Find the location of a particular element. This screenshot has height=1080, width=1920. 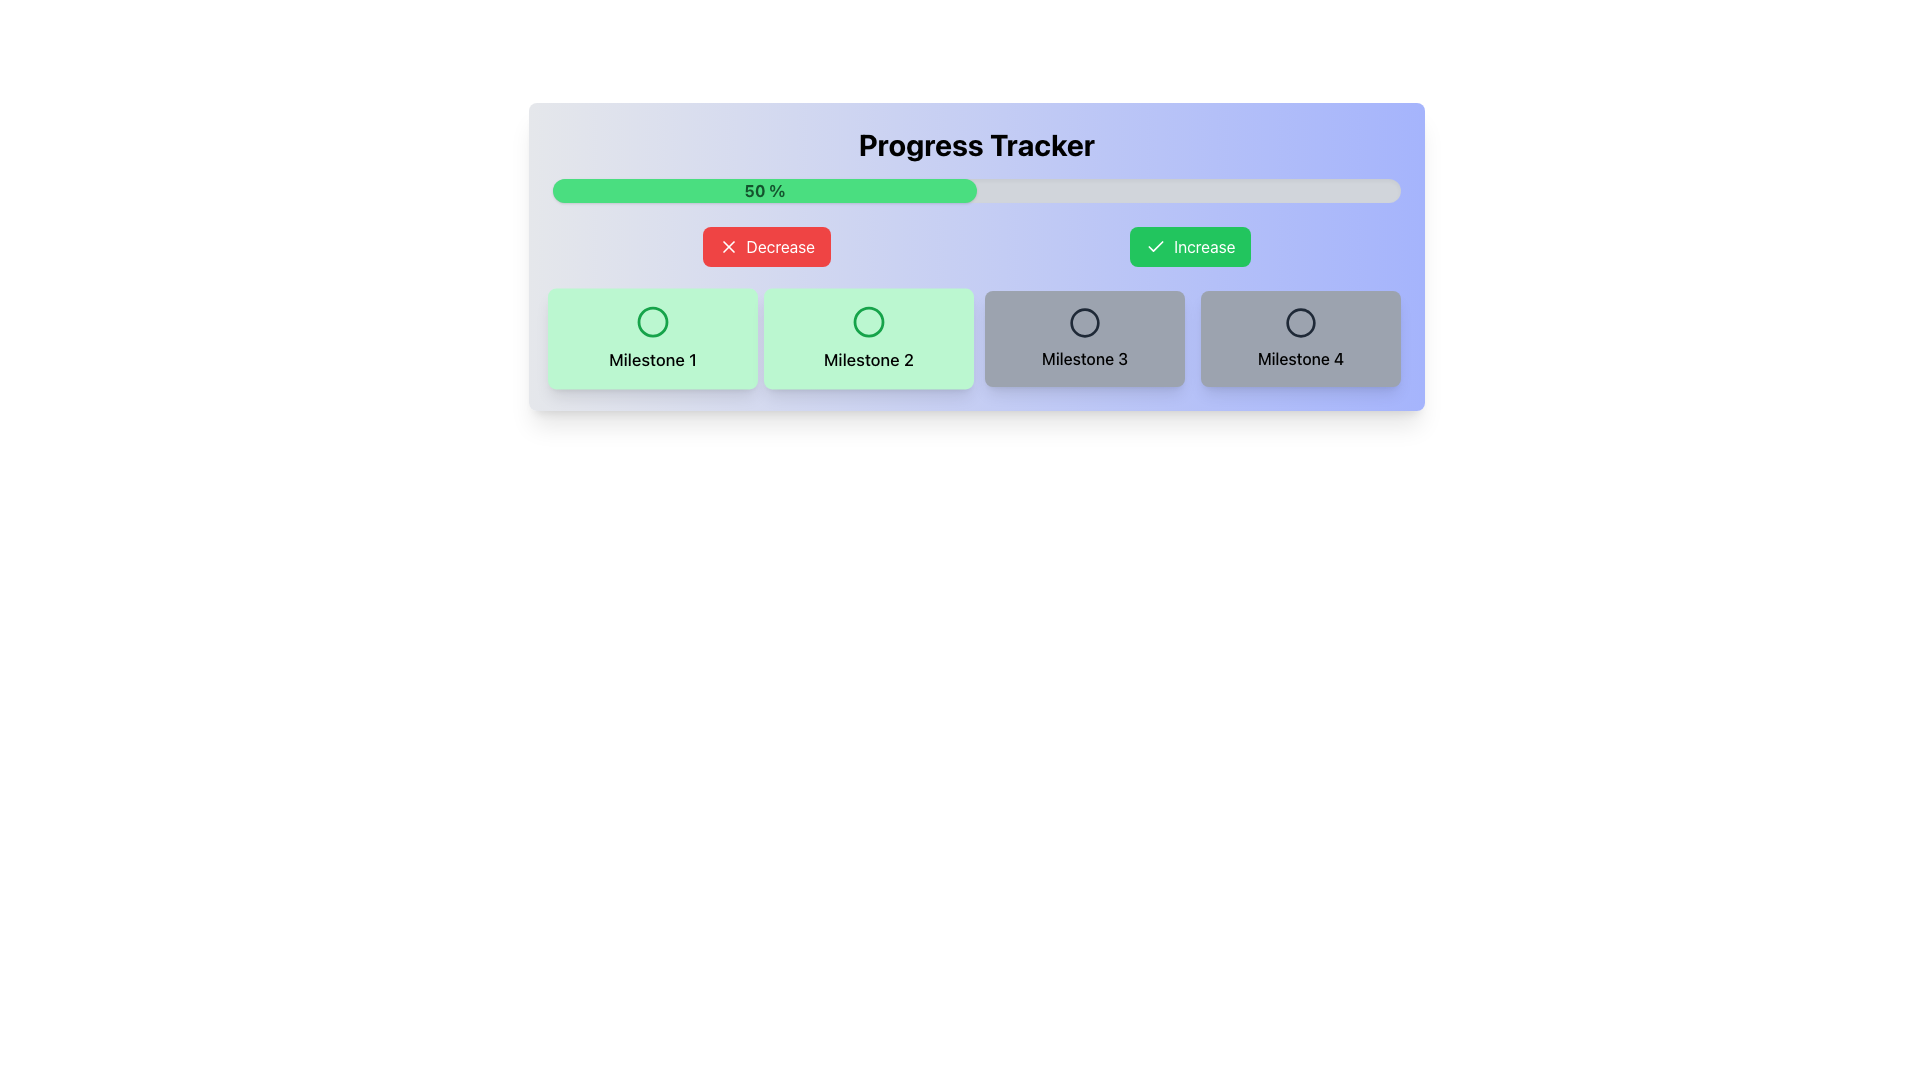

the Labeled Icon Button representing the second milestone in the progress tracking interface is located at coordinates (868, 338).